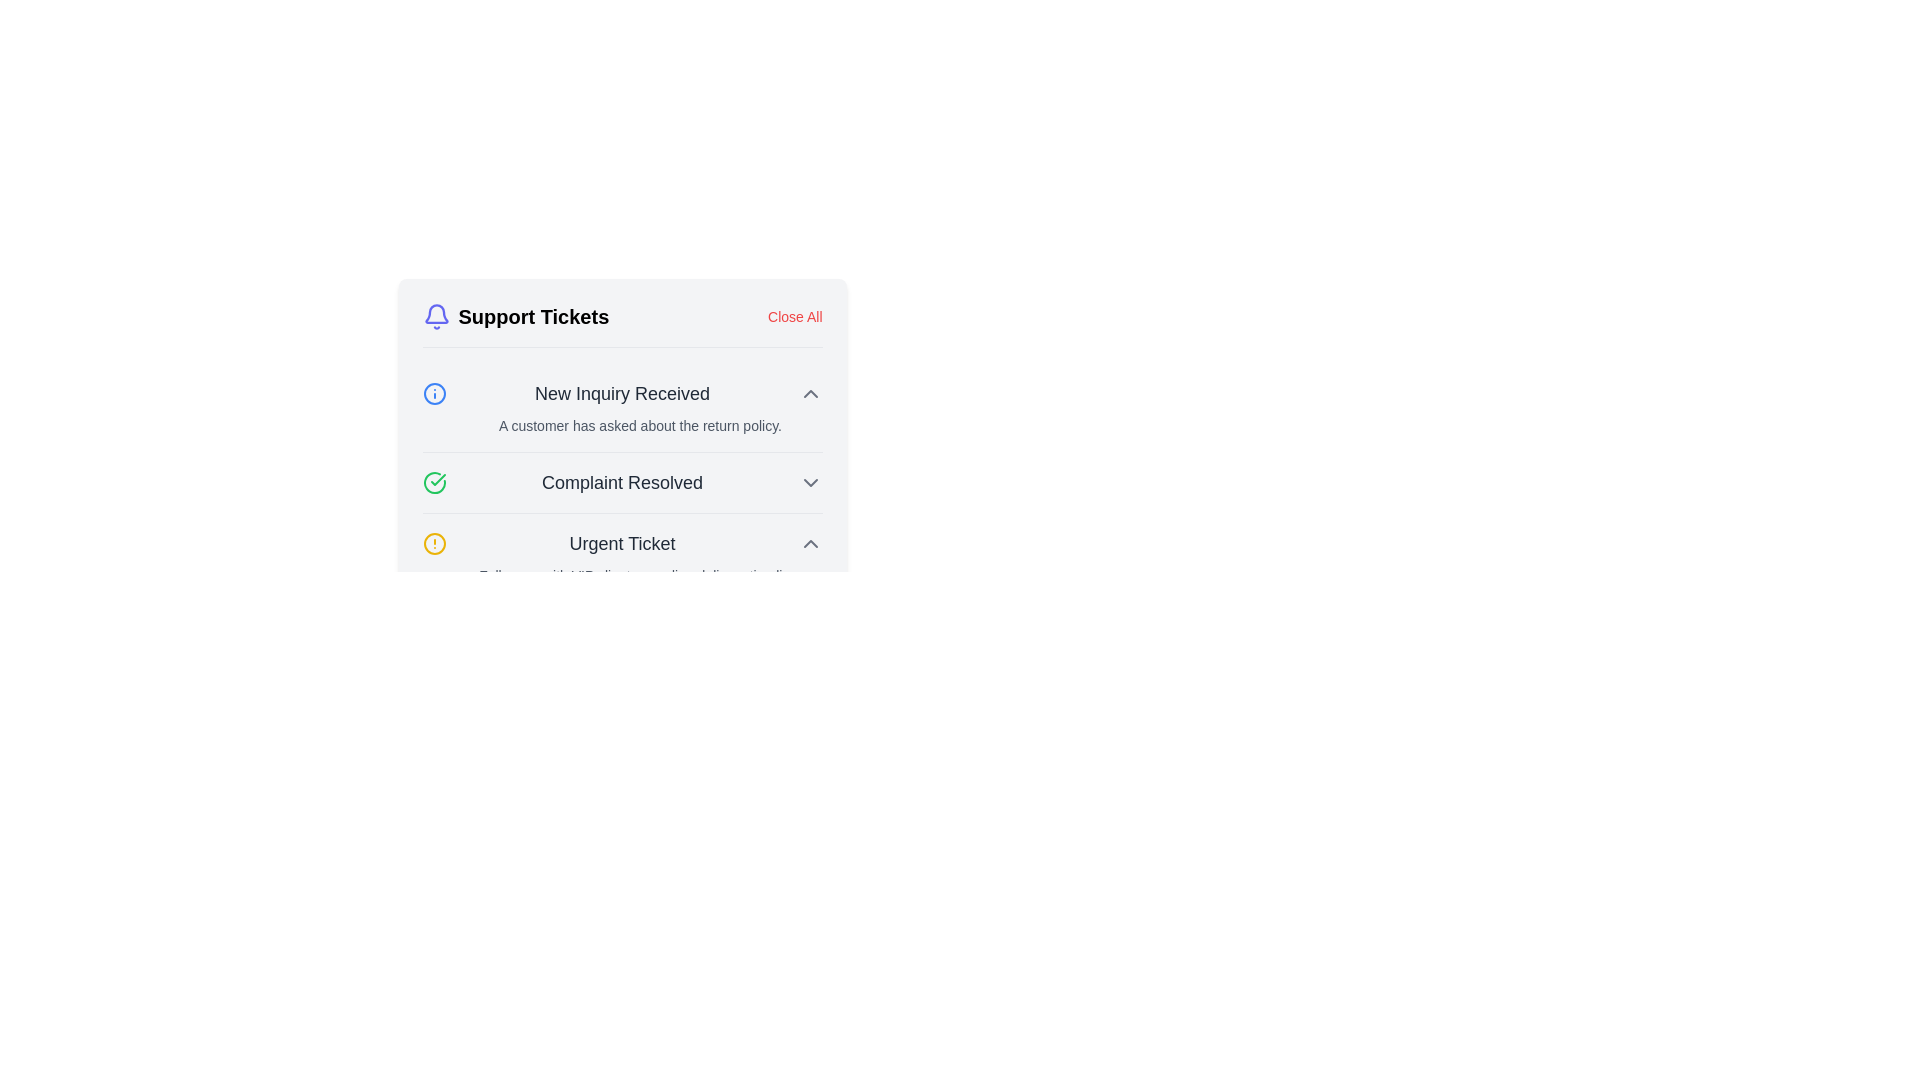 This screenshot has width=1920, height=1080. I want to click on the expandable list item representing a notification for a newly received inquiry under the 'Support Tickets' heading, so click(621, 393).